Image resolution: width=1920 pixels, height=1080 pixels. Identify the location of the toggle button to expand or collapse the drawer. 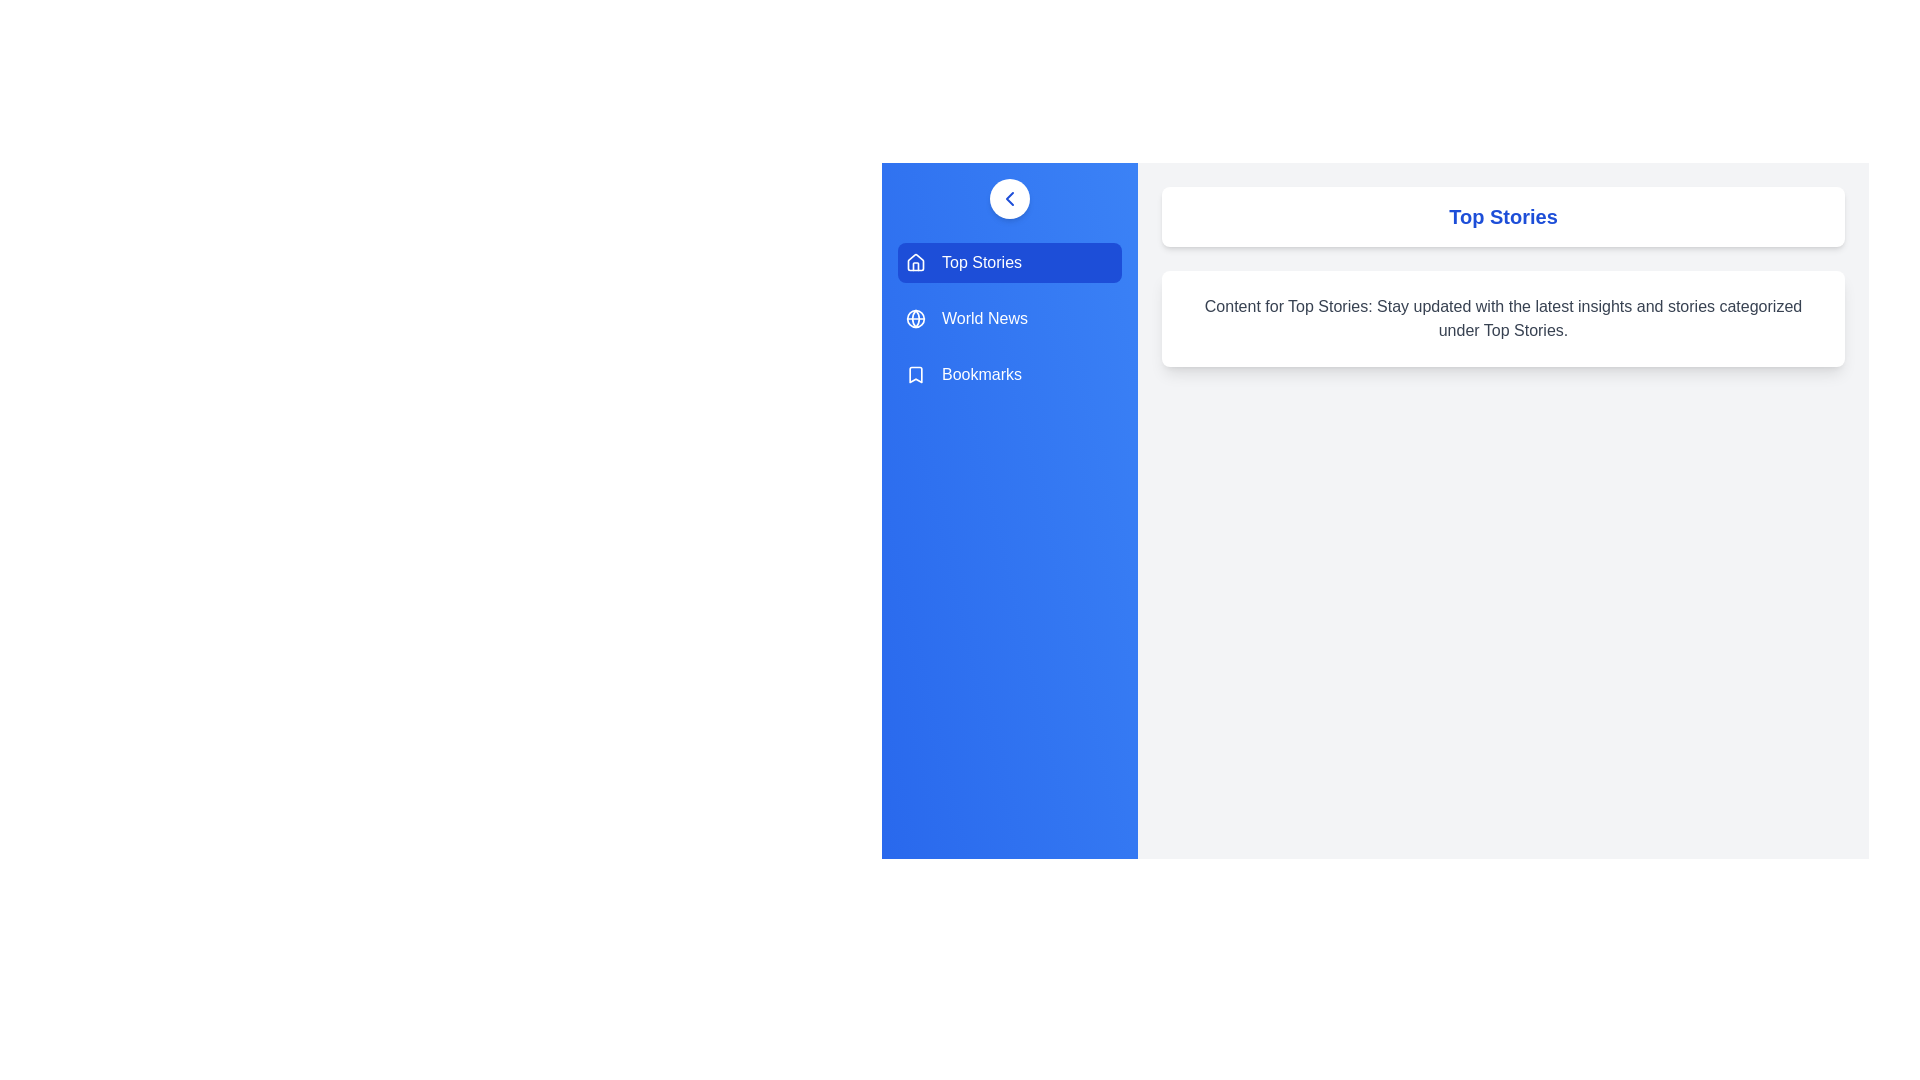
(1009, 199).